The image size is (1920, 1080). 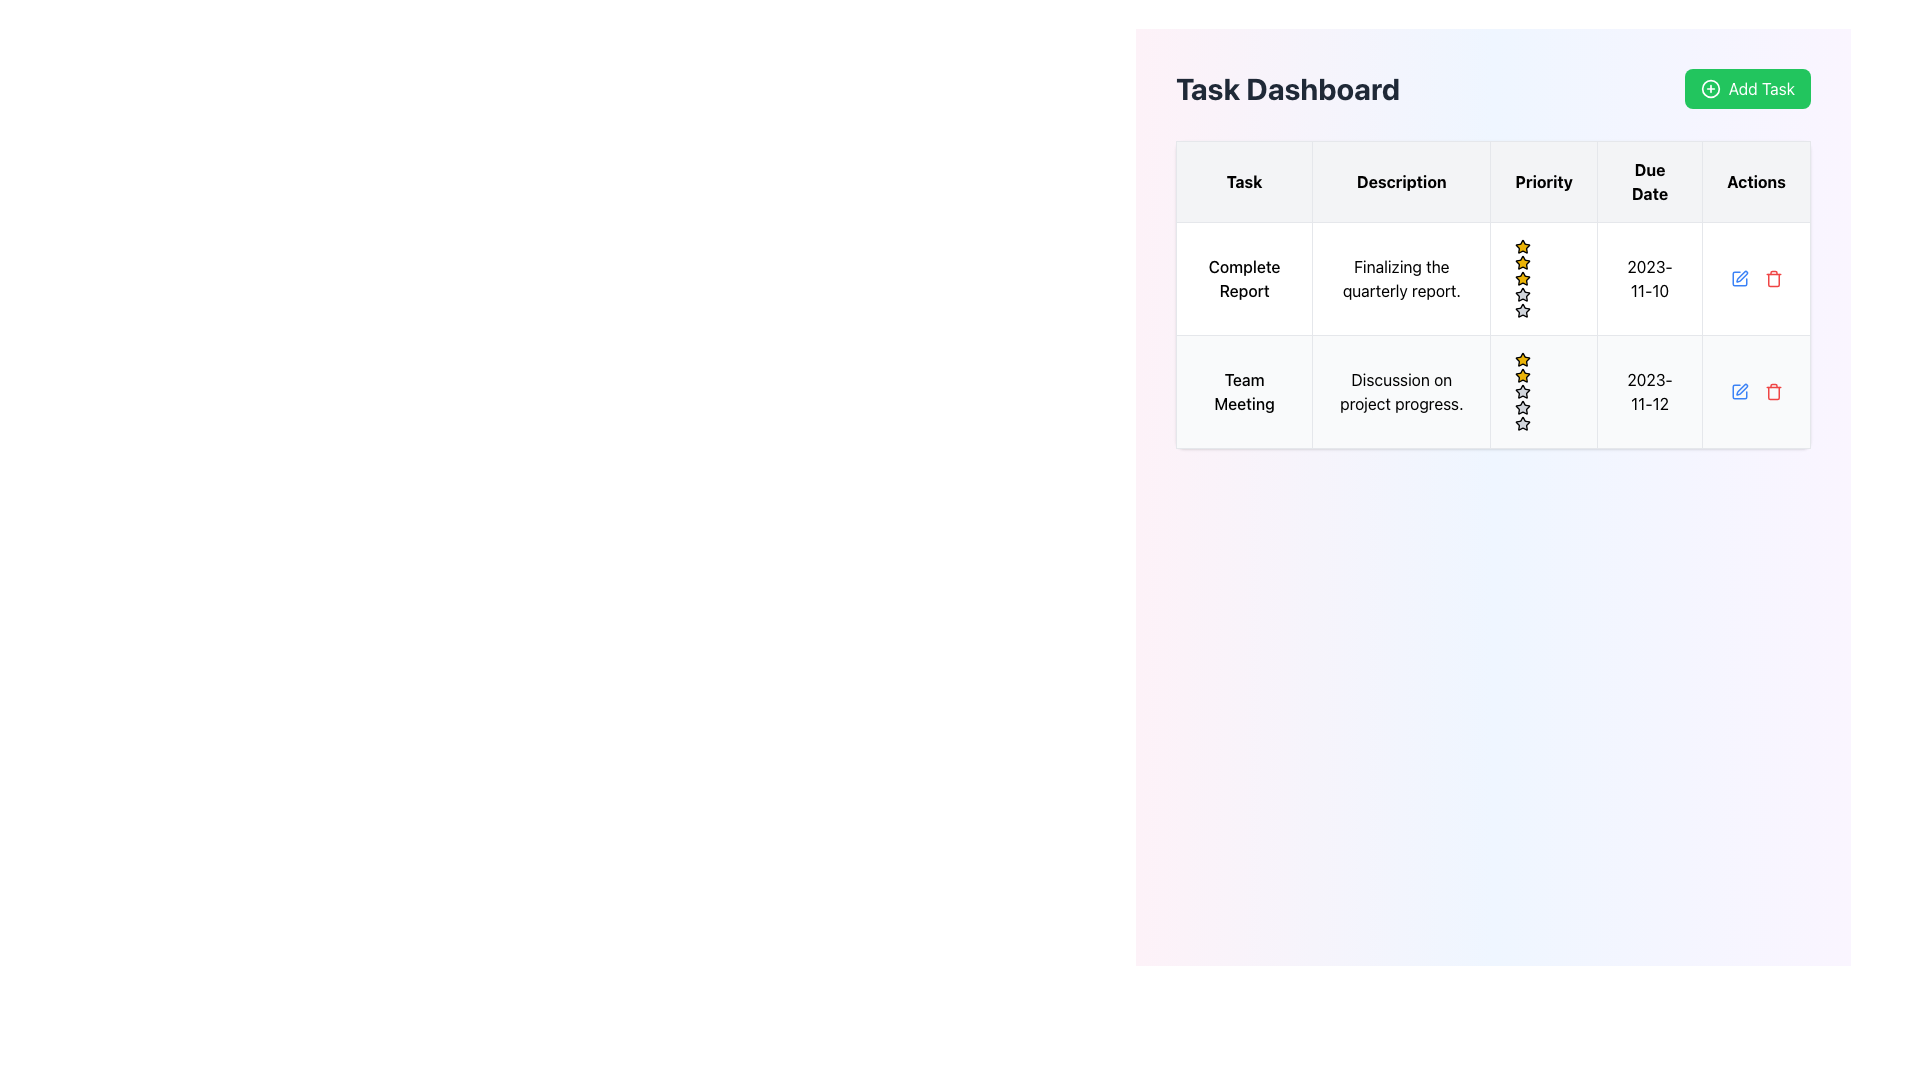 What do you see at coordinates (1243, 181) in the screenshot?
I see `the 'Task' Table Cell Header element to interact with the column header` at bounding box center [1243, 181].